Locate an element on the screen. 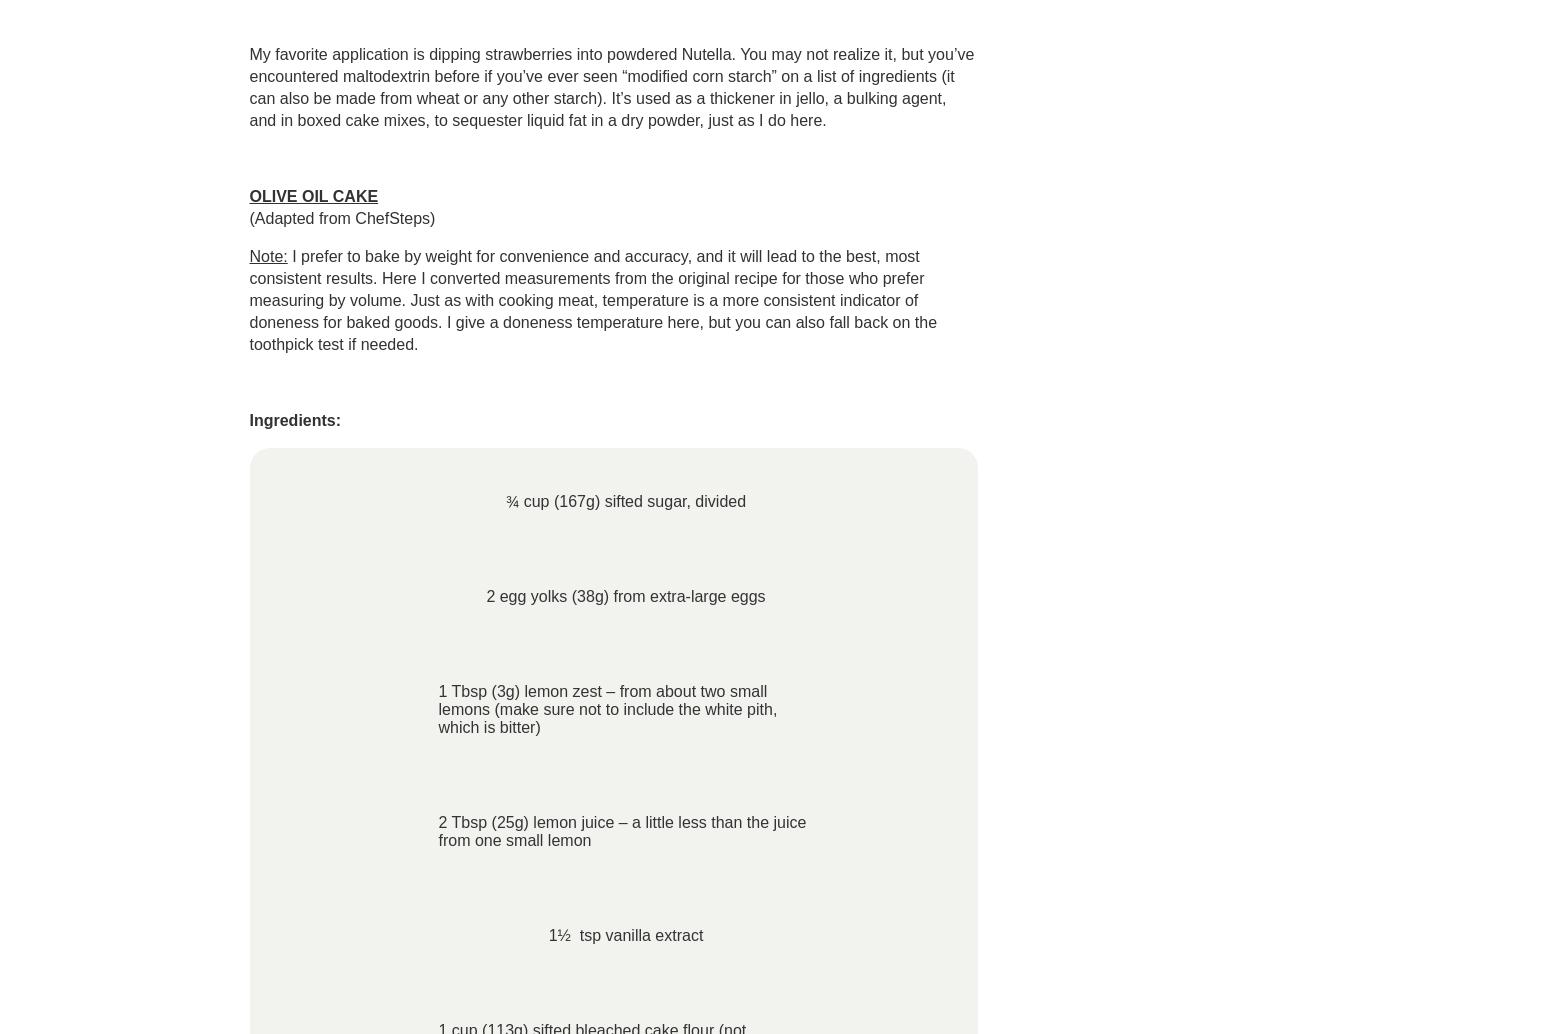 This screenshot has width=1550, height=1034. 'Ingredients:' is located at coordinates (294, 419).